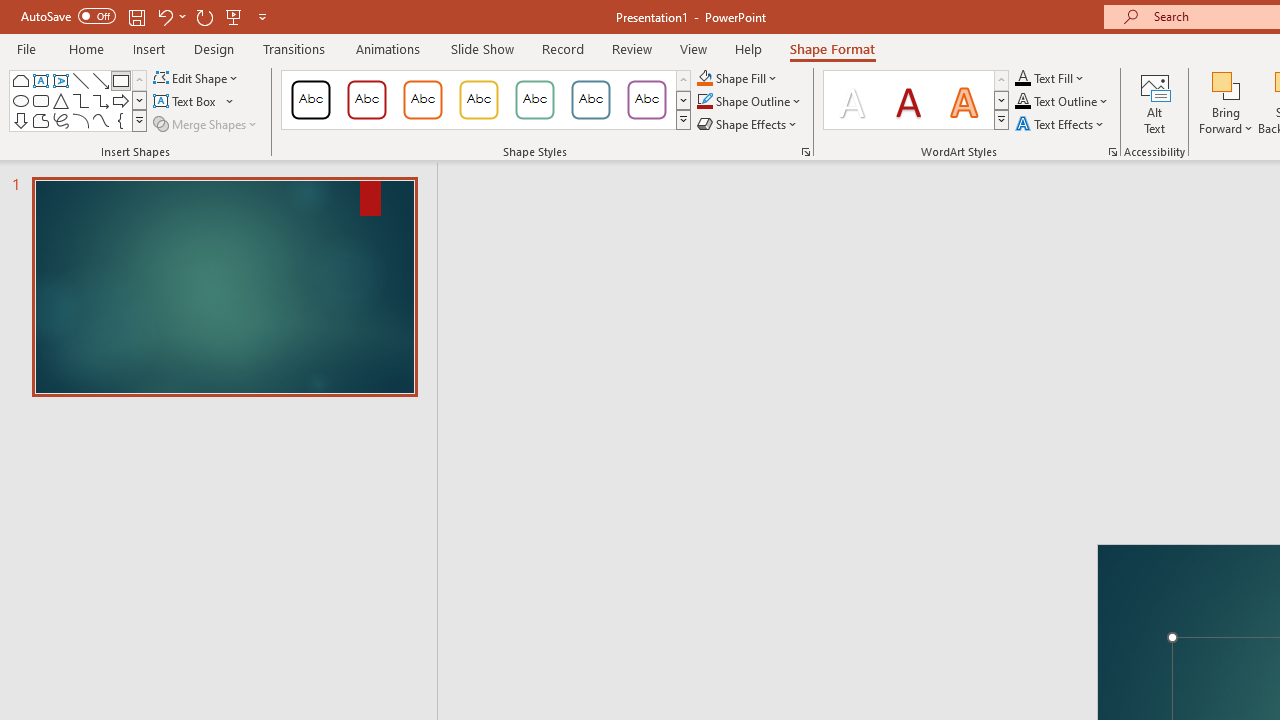 This screenshot has width=1280, height=720. What do you see at coordinates (487, 100) in the screenshot?
I see `'AutomationID: ShapeStylesGallery'` at bounding box center [487, 100].